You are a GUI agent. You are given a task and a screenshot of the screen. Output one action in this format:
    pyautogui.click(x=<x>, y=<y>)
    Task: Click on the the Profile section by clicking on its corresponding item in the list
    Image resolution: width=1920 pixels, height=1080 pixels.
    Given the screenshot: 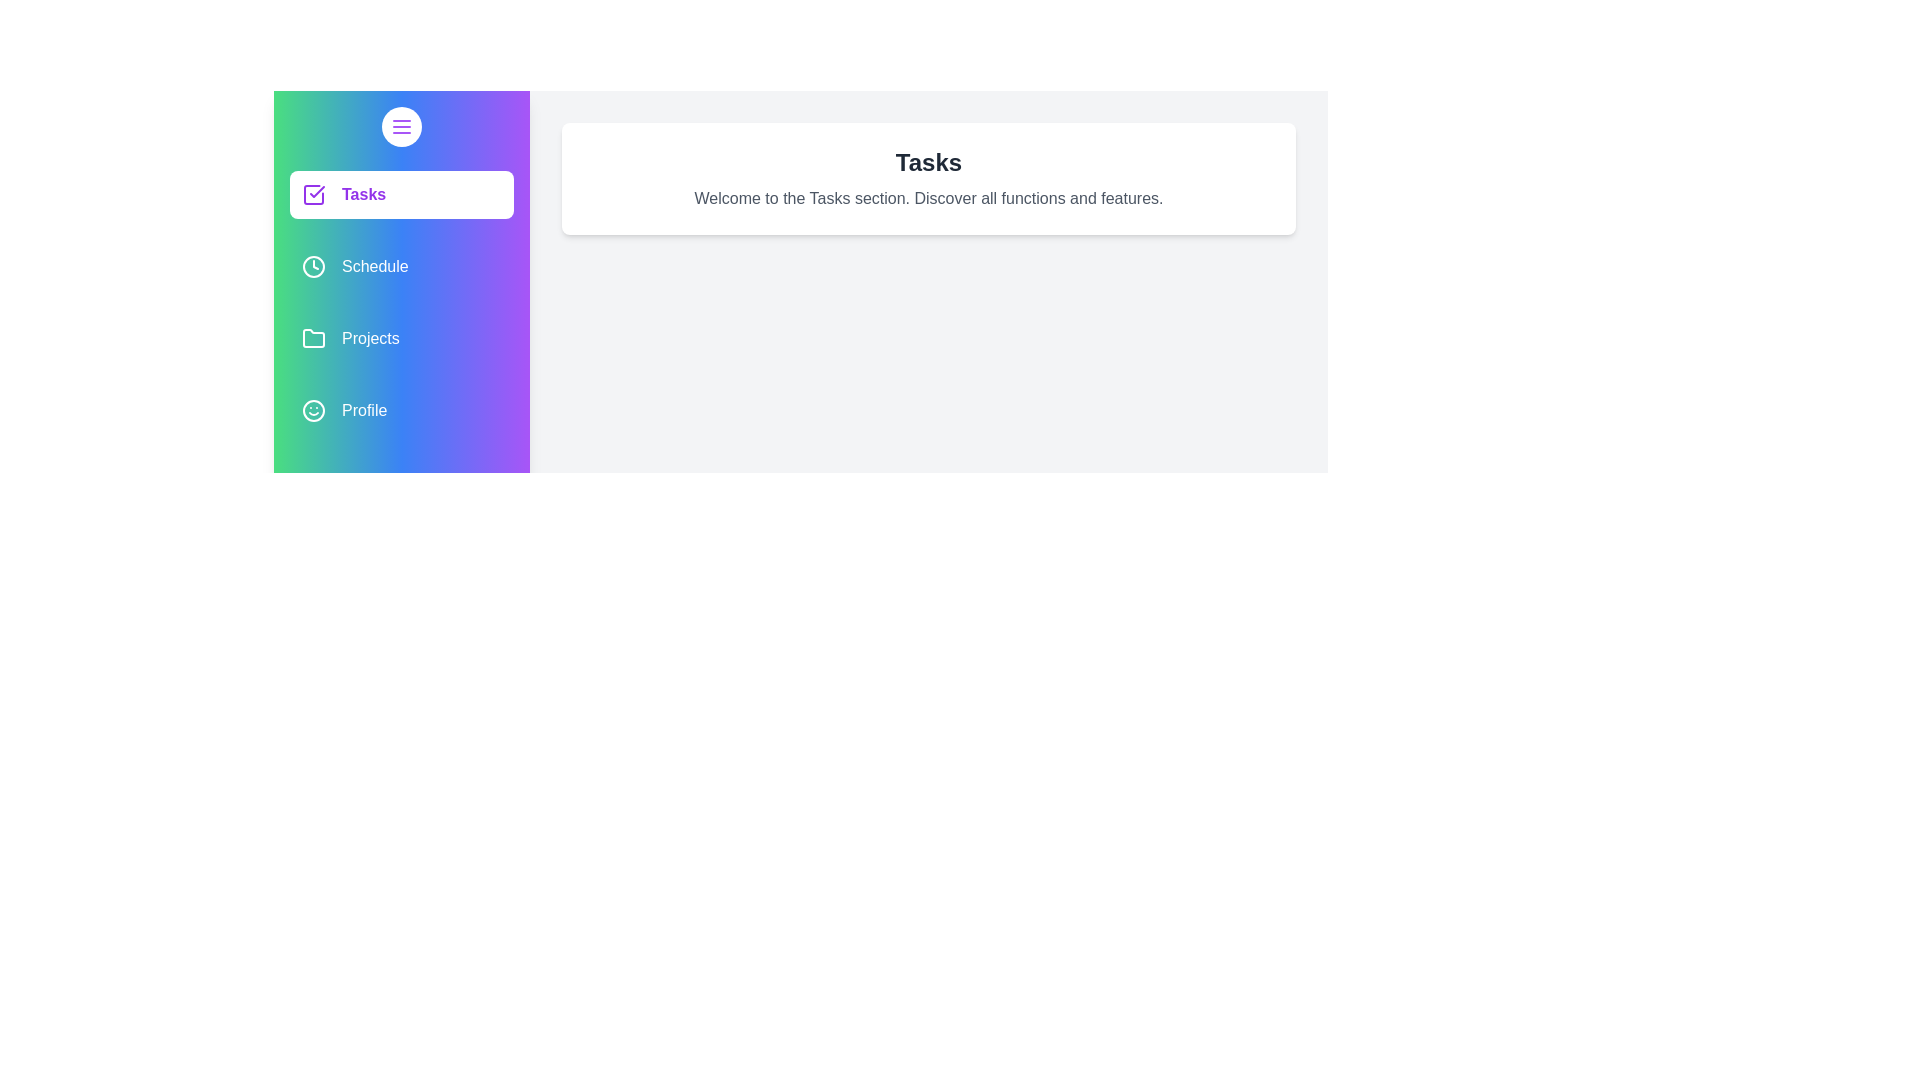 What is the action you would take?
    pyautogui.click(x=401, y=410)
    